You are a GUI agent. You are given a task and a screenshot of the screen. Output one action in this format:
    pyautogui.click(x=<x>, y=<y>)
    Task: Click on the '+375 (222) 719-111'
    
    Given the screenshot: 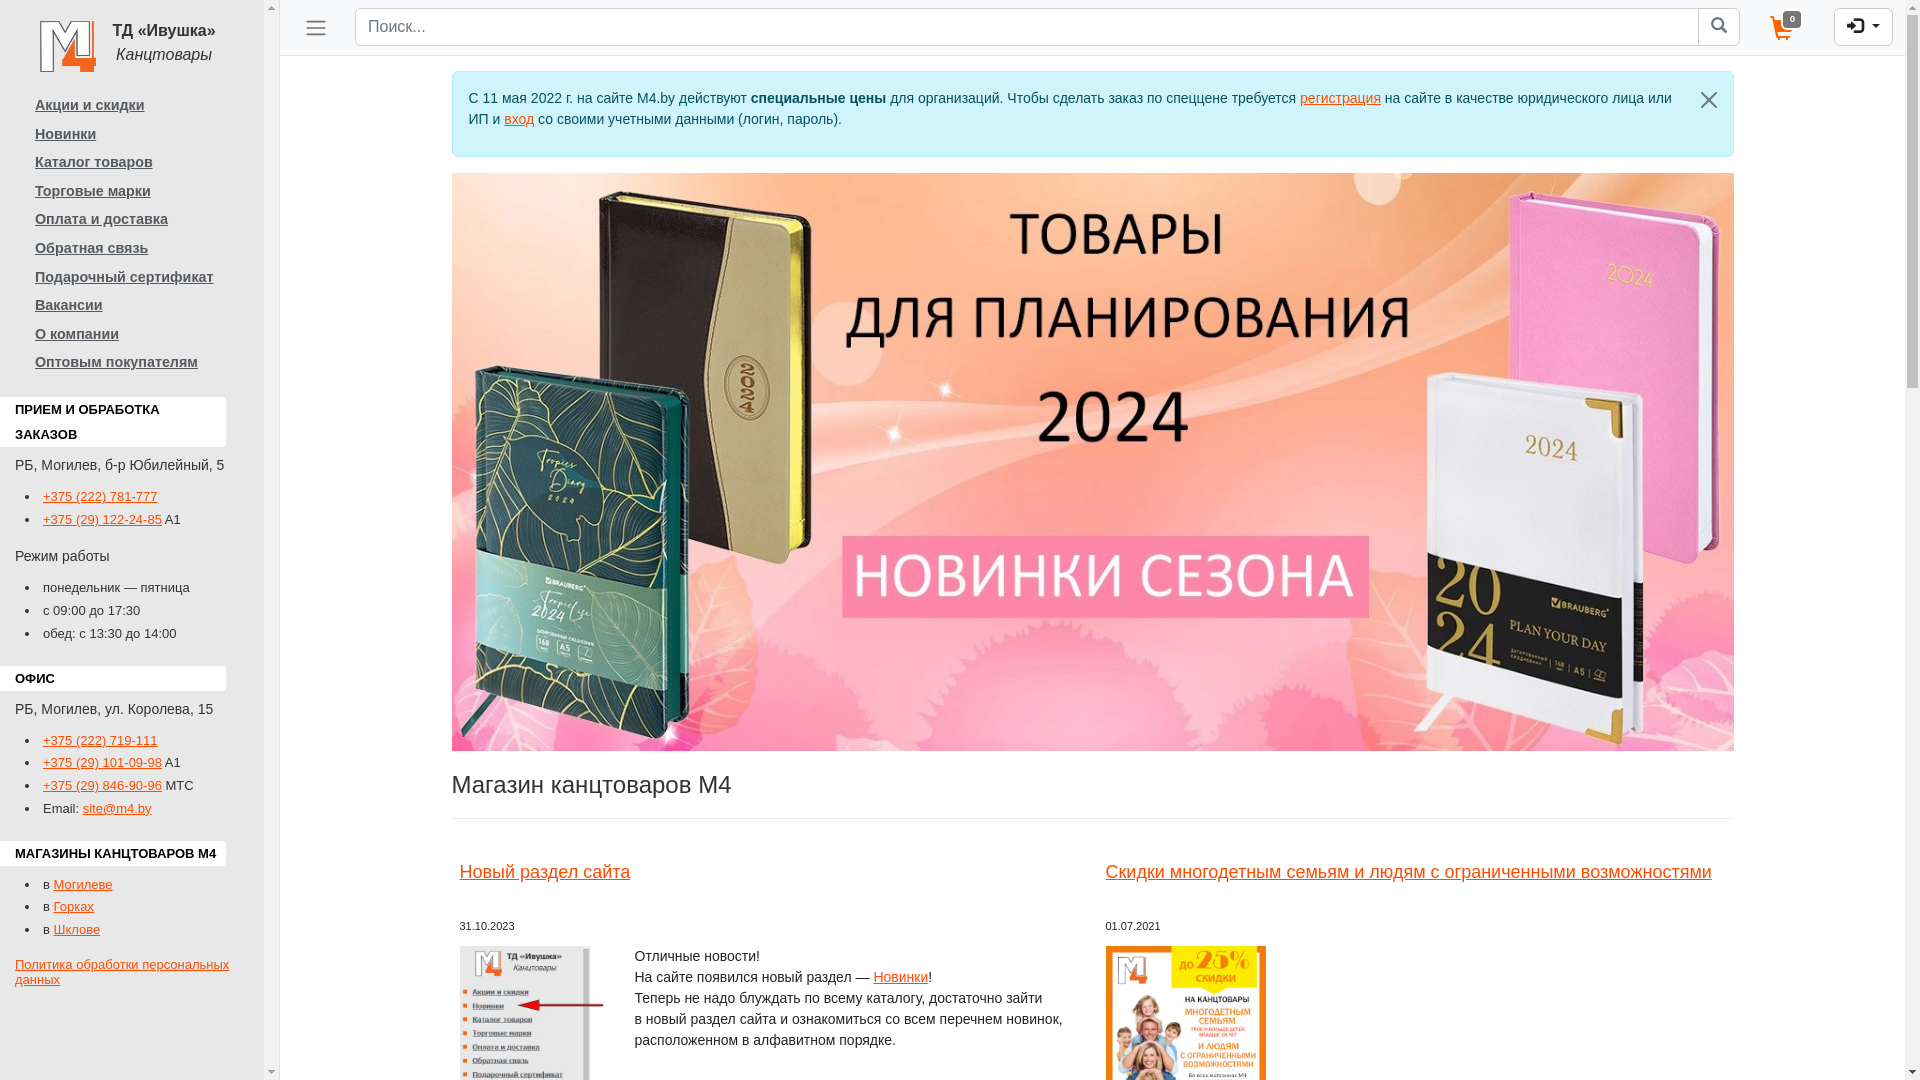 What is the action you would take?
    pyautogui.click(x=99, y=740)
    